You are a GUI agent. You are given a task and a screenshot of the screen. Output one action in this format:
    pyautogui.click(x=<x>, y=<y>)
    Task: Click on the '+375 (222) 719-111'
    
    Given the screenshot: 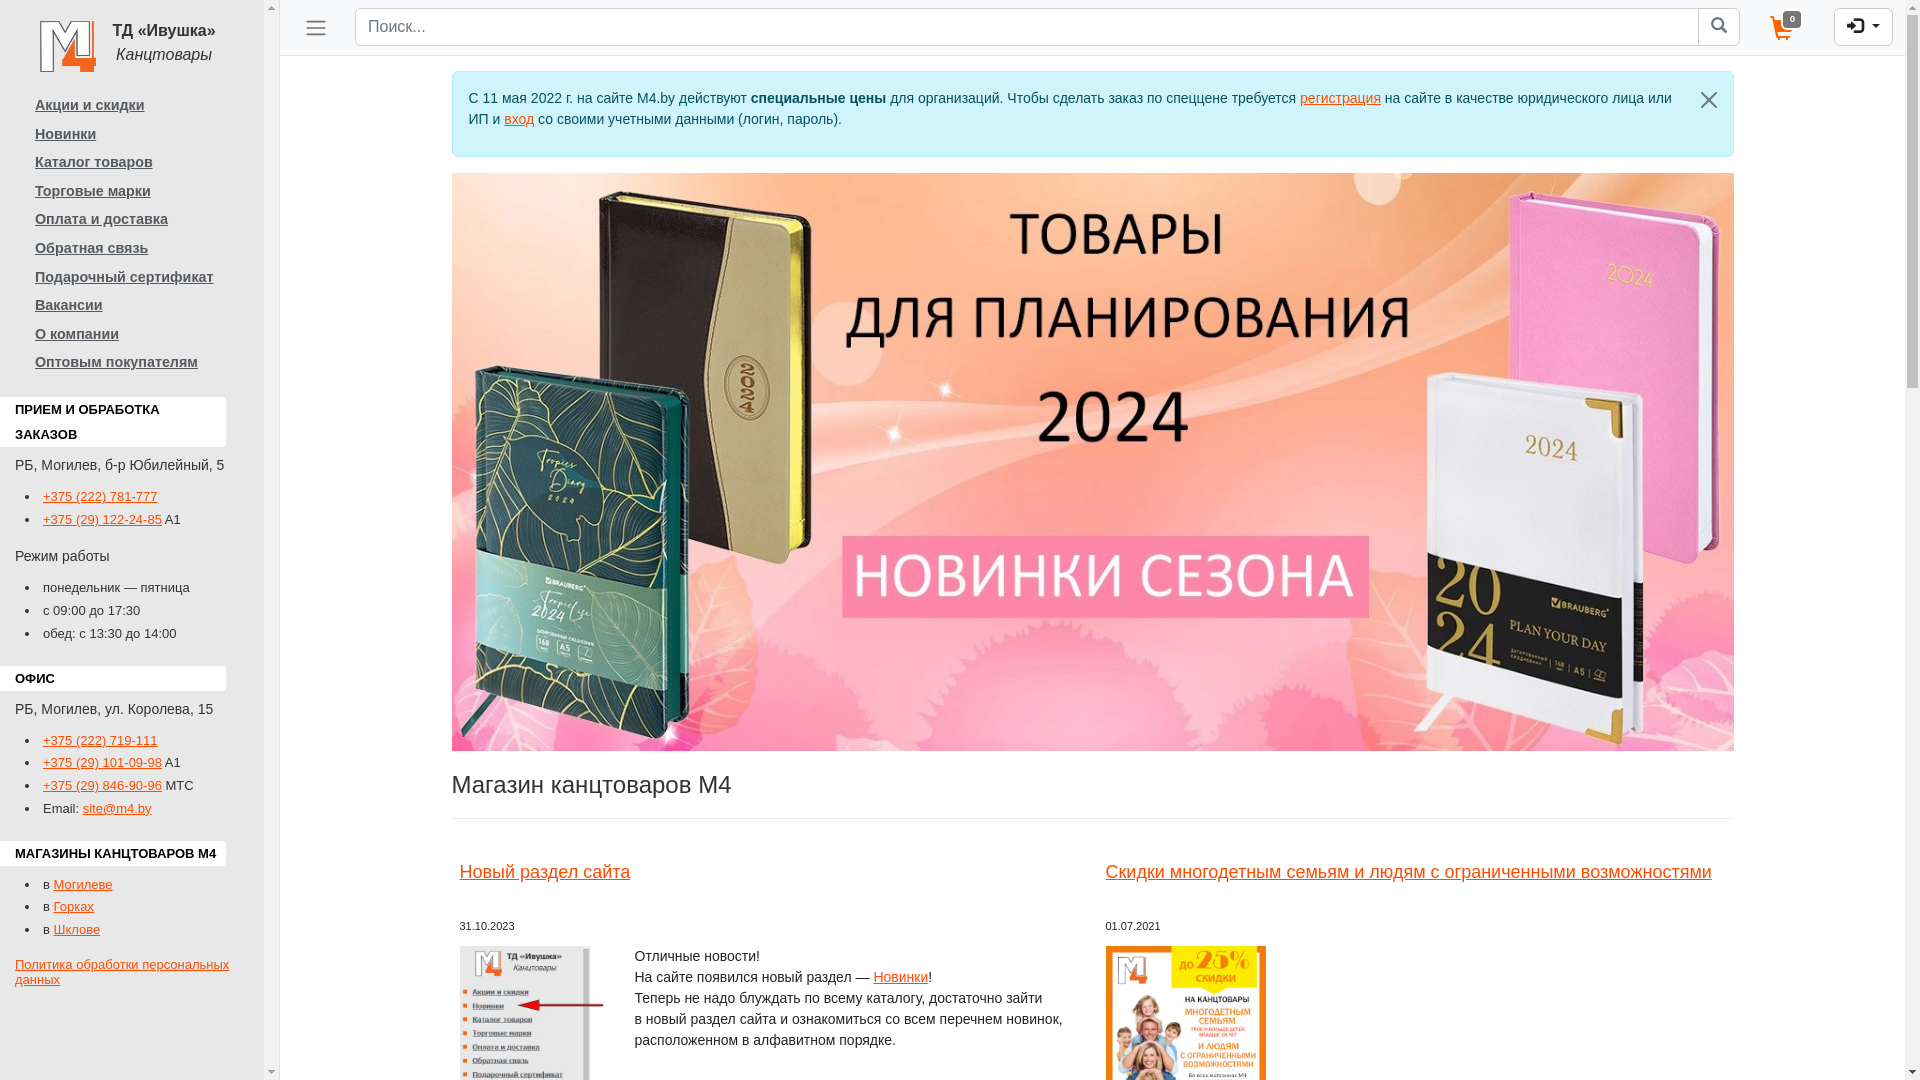 What is the action you would take?
    pyautogui.click(x=99, y=740)
    